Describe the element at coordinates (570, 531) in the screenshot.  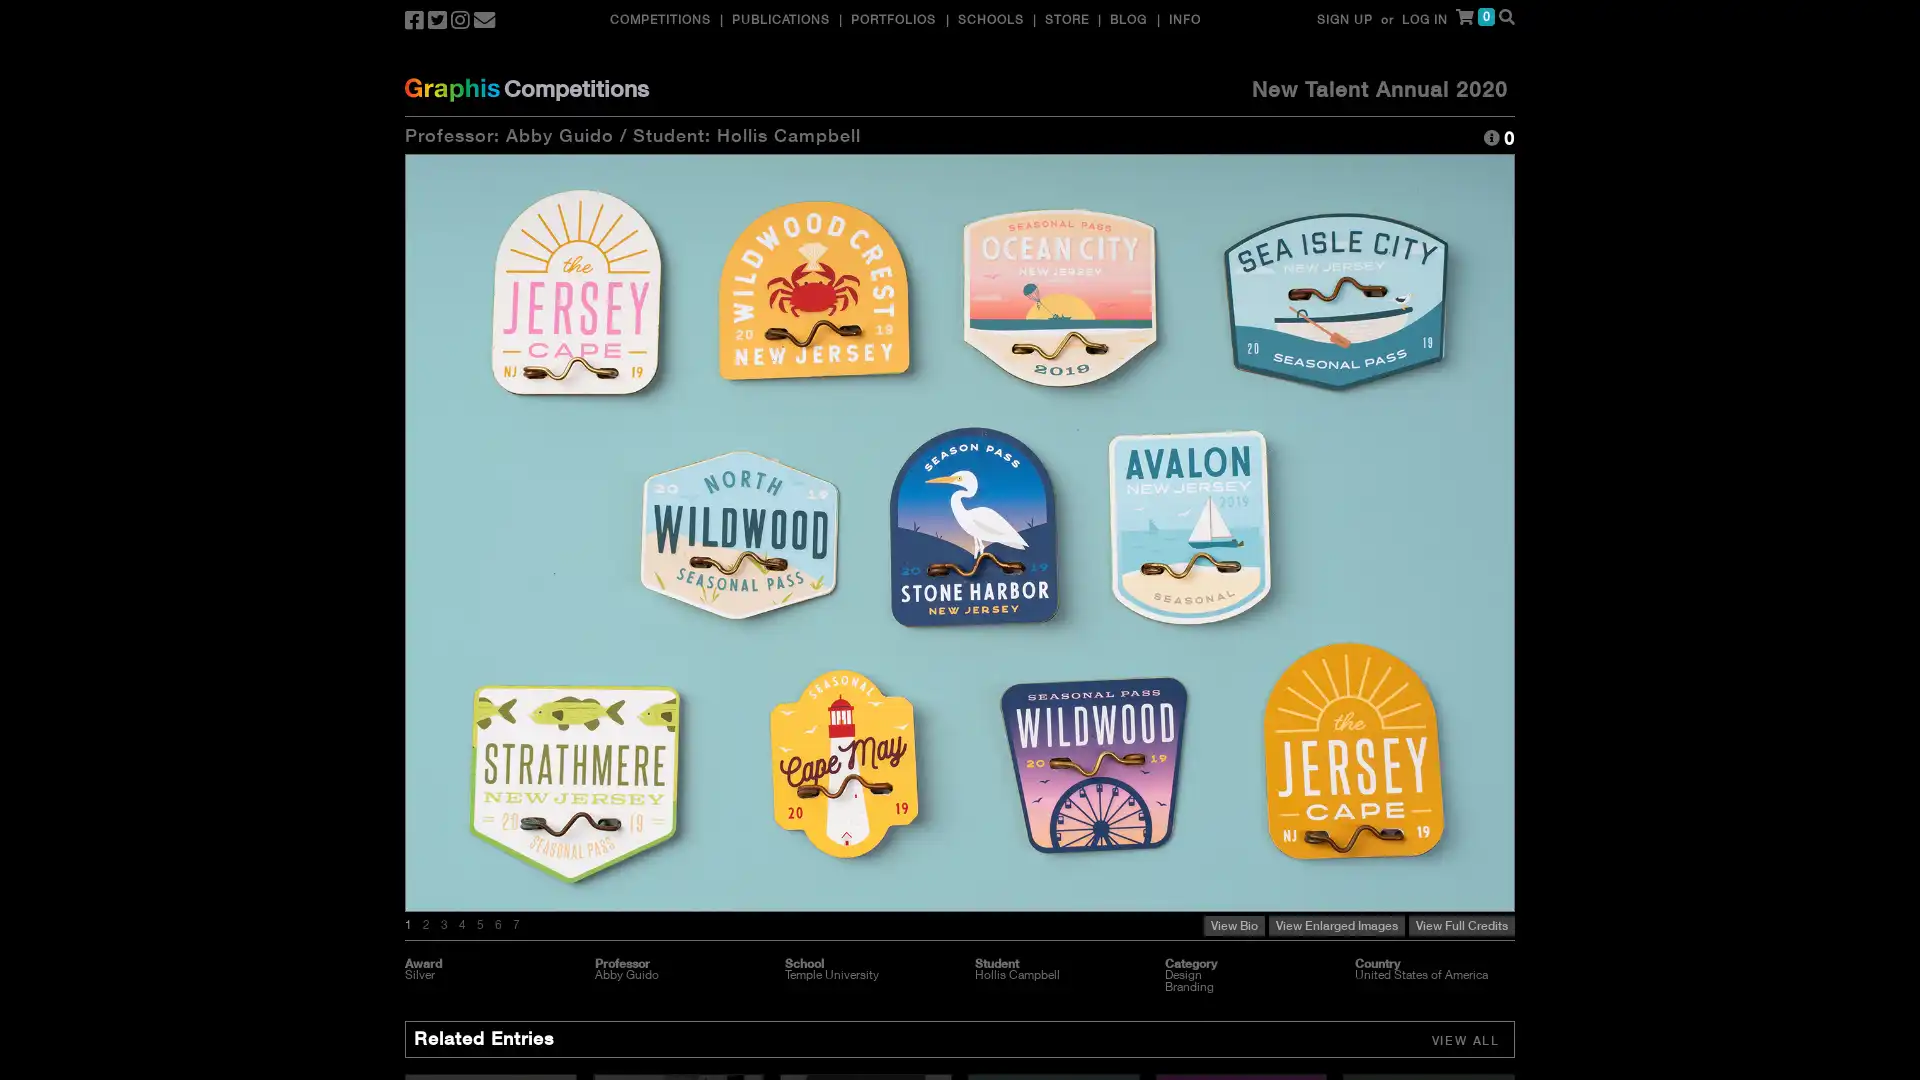
I see `Previous` at that location.